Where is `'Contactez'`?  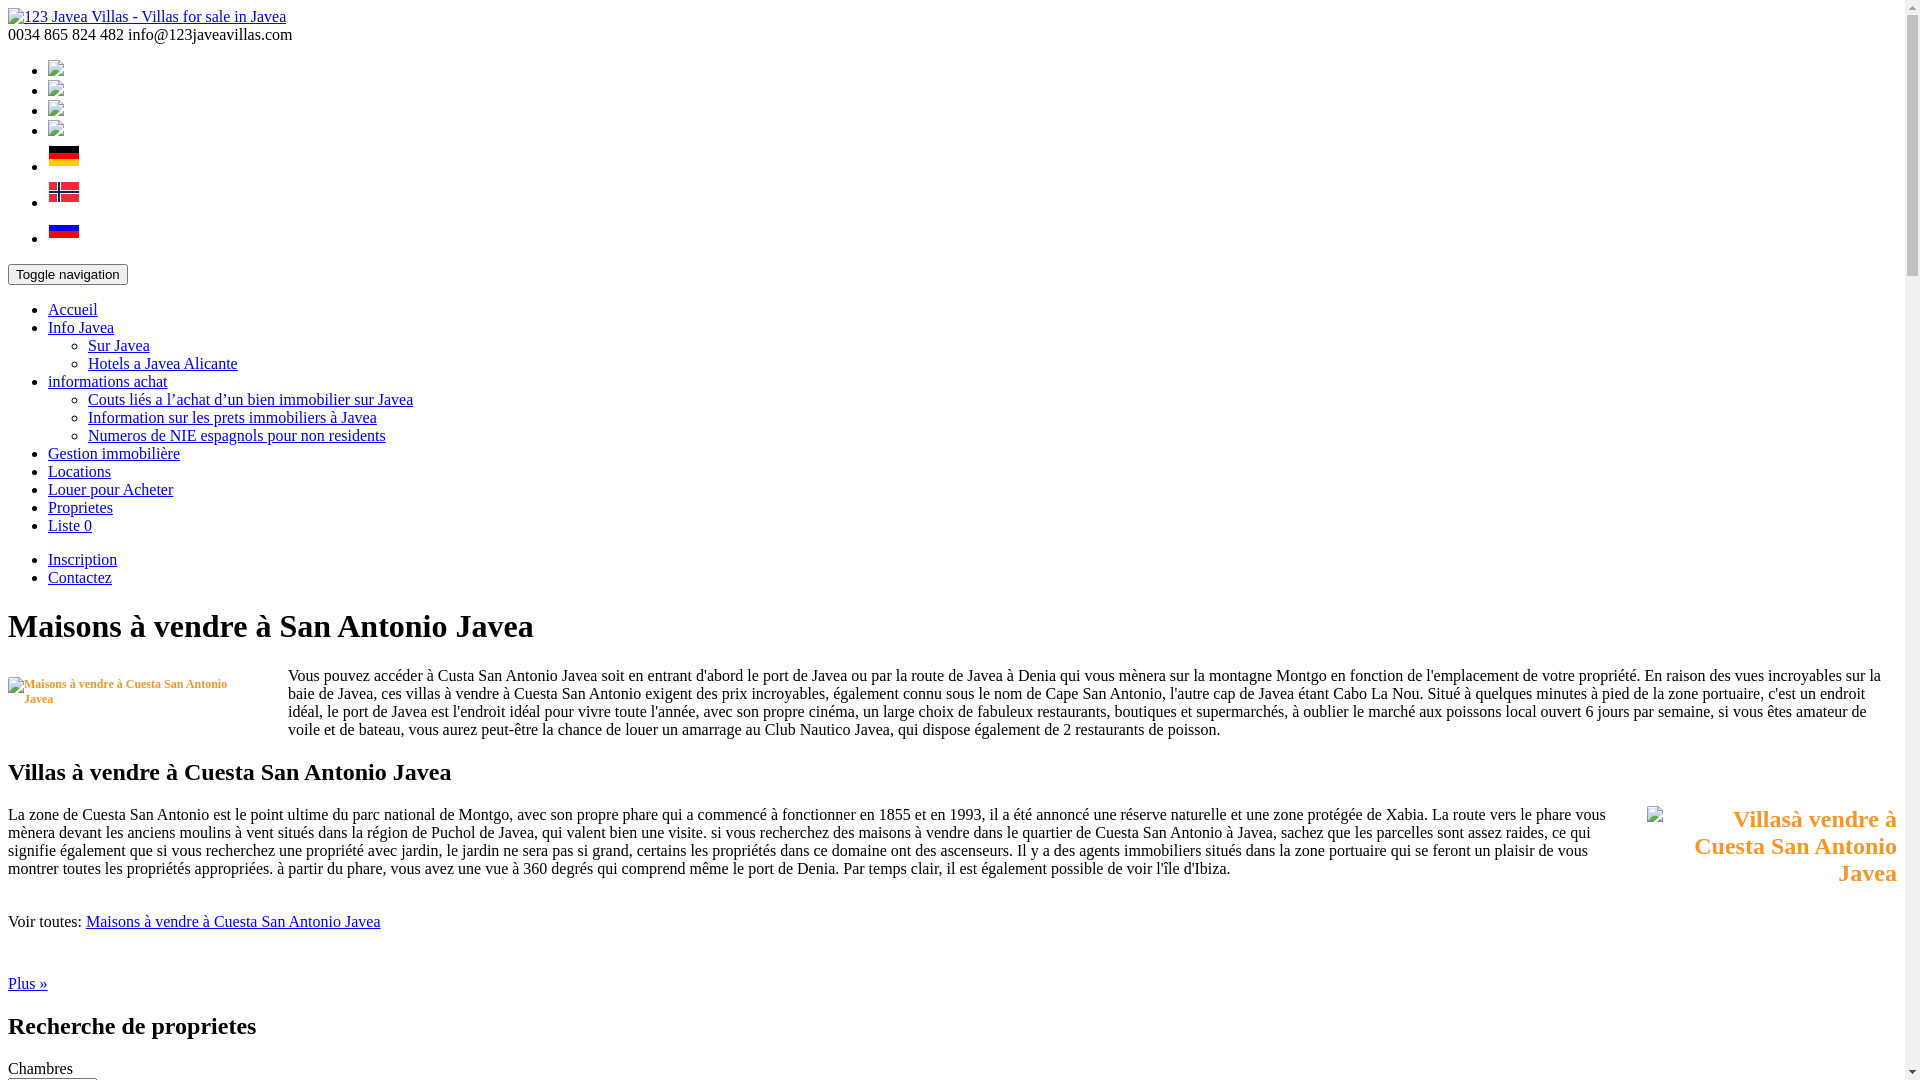 'Contactez' is located at coordinates (48, 577).